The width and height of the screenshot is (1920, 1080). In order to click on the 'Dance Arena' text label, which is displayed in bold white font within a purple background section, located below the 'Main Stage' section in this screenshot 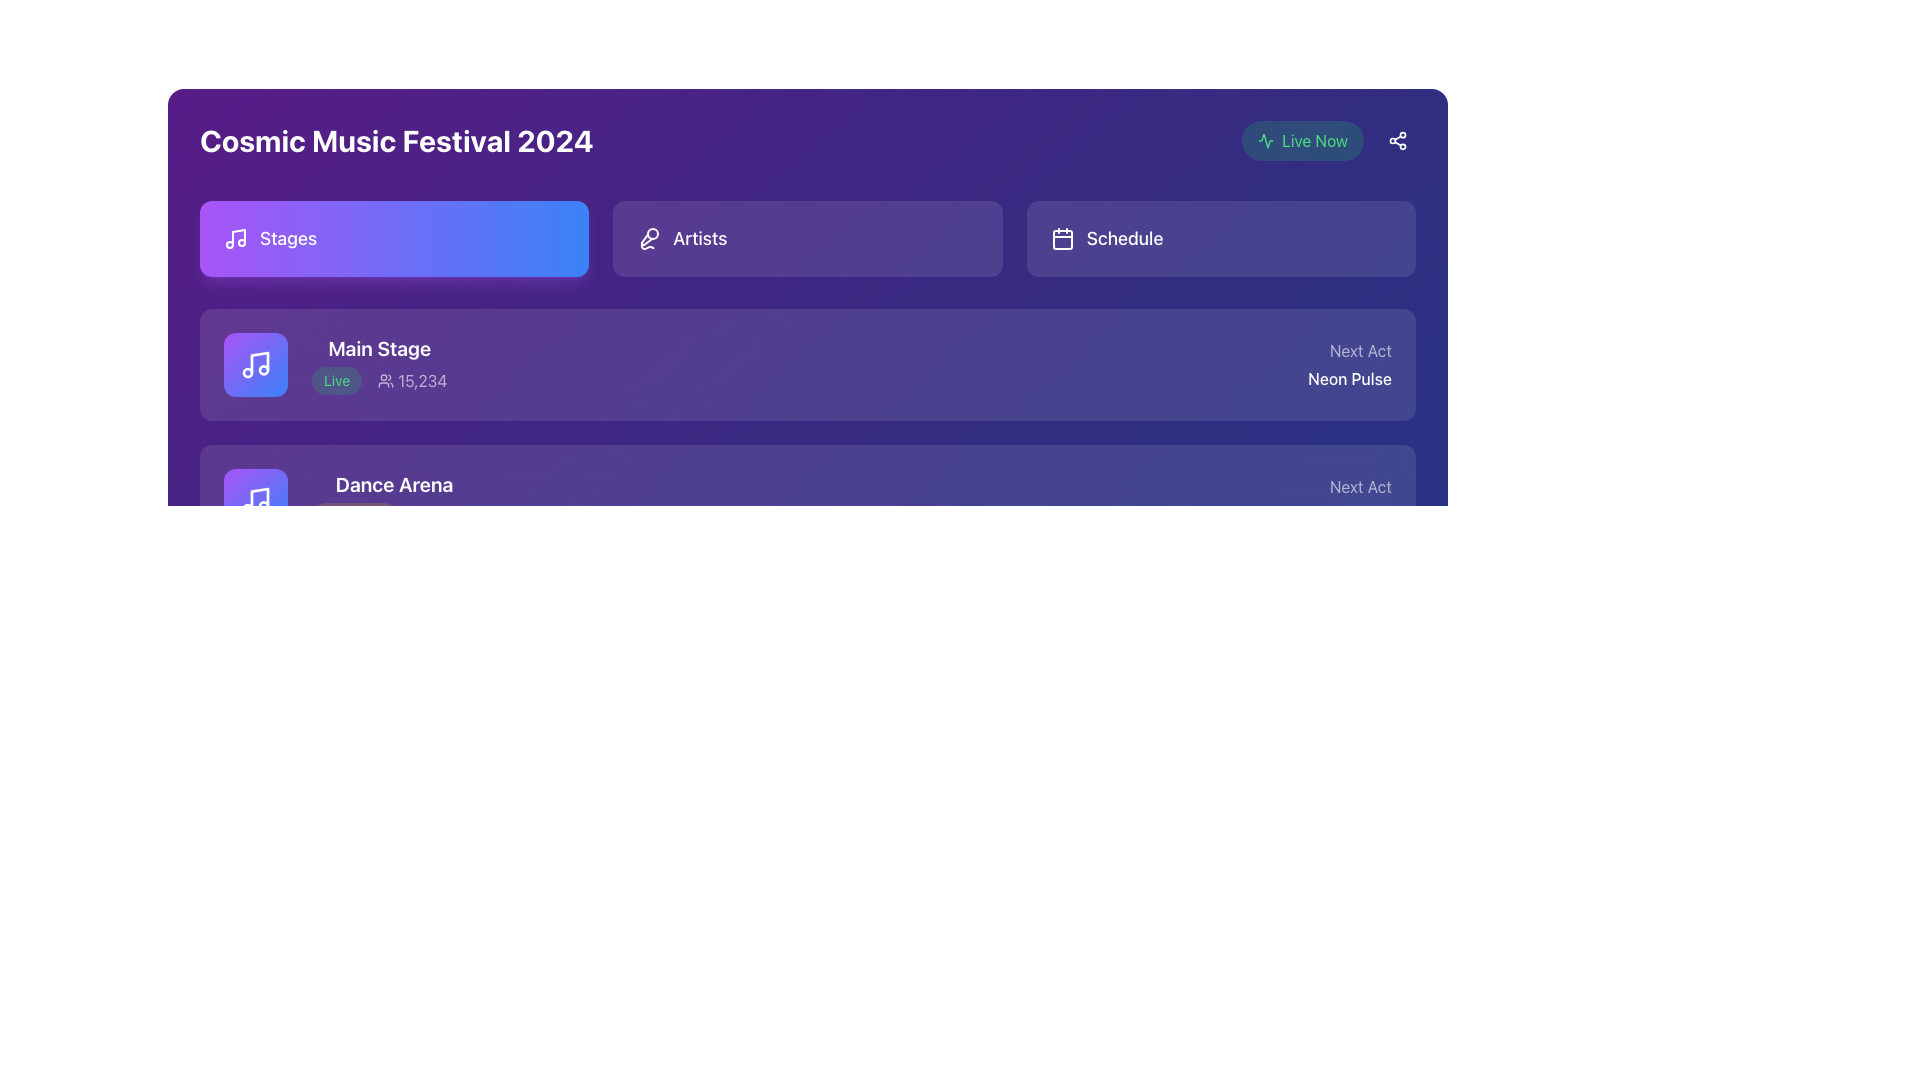, I will do `click(394, 485)`.